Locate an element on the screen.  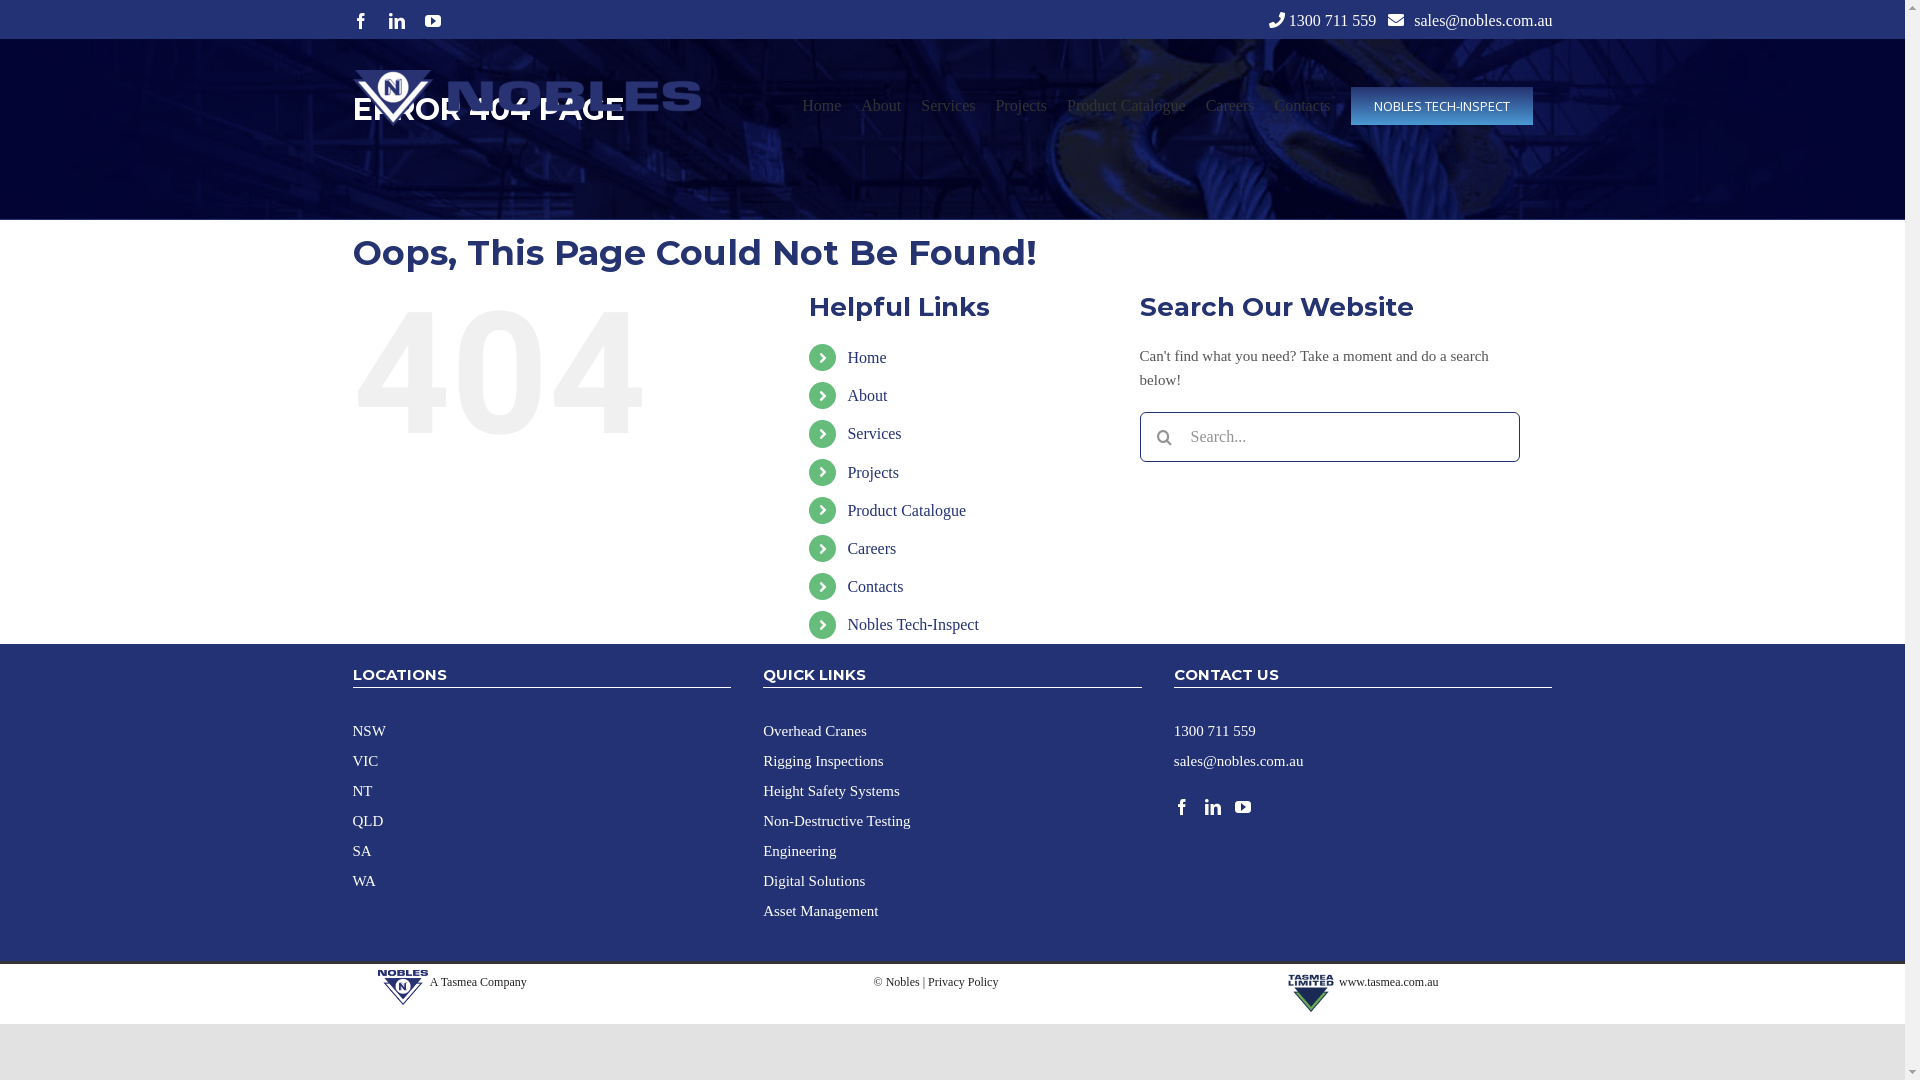
'SA' is located at coordinates (351, 849).